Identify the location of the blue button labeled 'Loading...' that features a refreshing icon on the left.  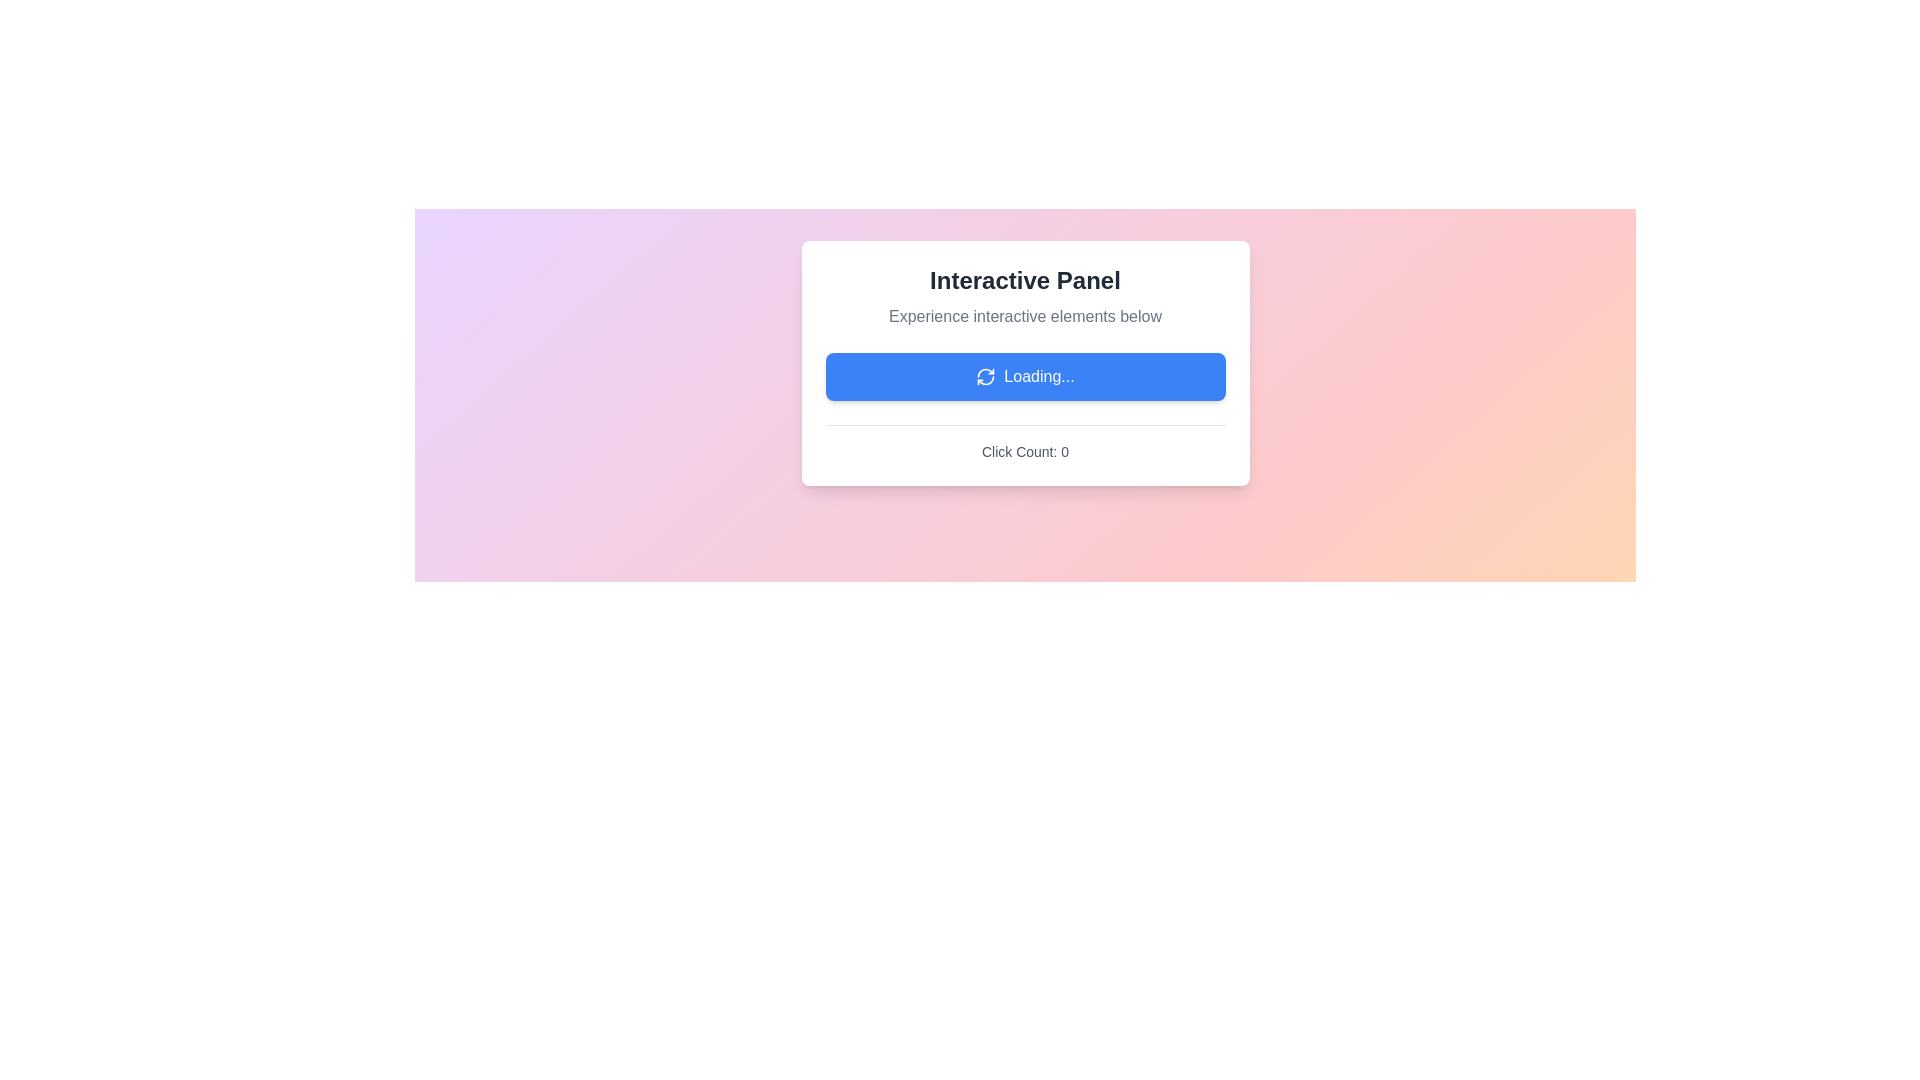
(1025, 377).